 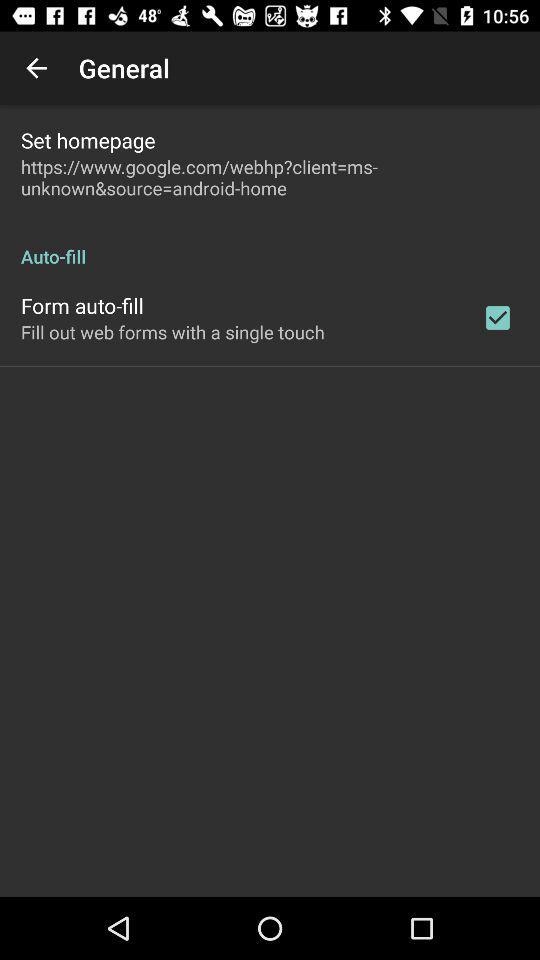 I want to click on the icon to the left of the general, so click(x=36, y=68).